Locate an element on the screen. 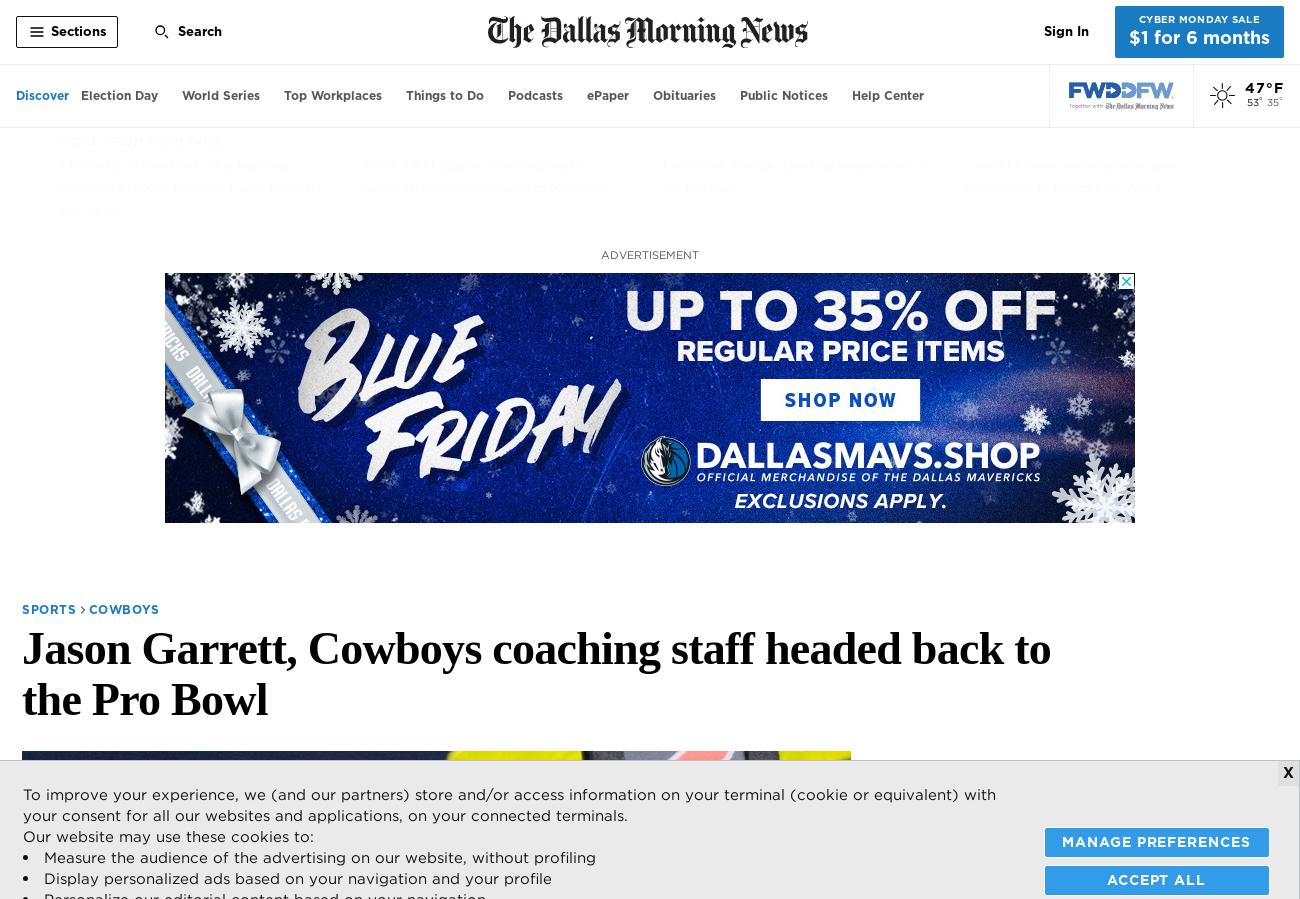 Image resolution: width=1300 pixels, height=899 pixels. 'Discover' is located at coordinates (41, 94).